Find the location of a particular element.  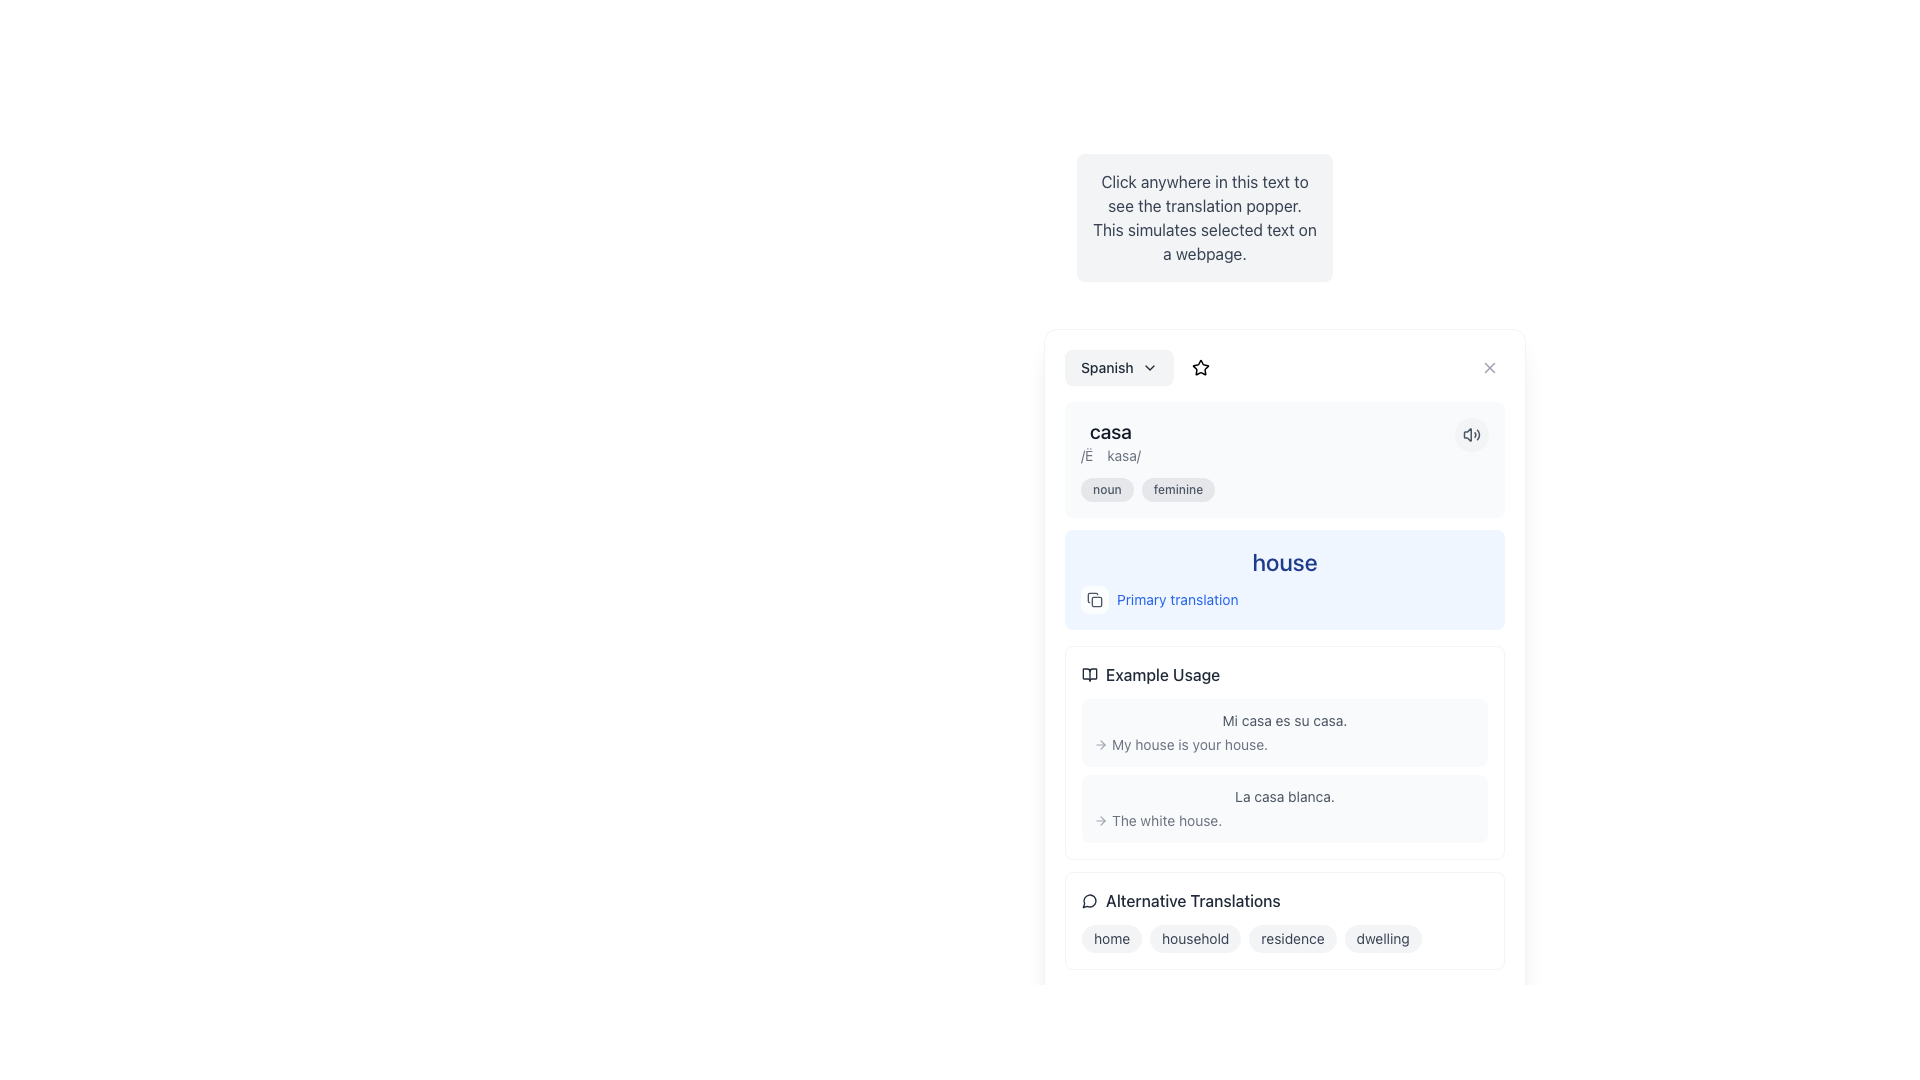

the navigational arrow icon located to the far left of the text 'My house is your house.' is located at coordinates (1099, 744).